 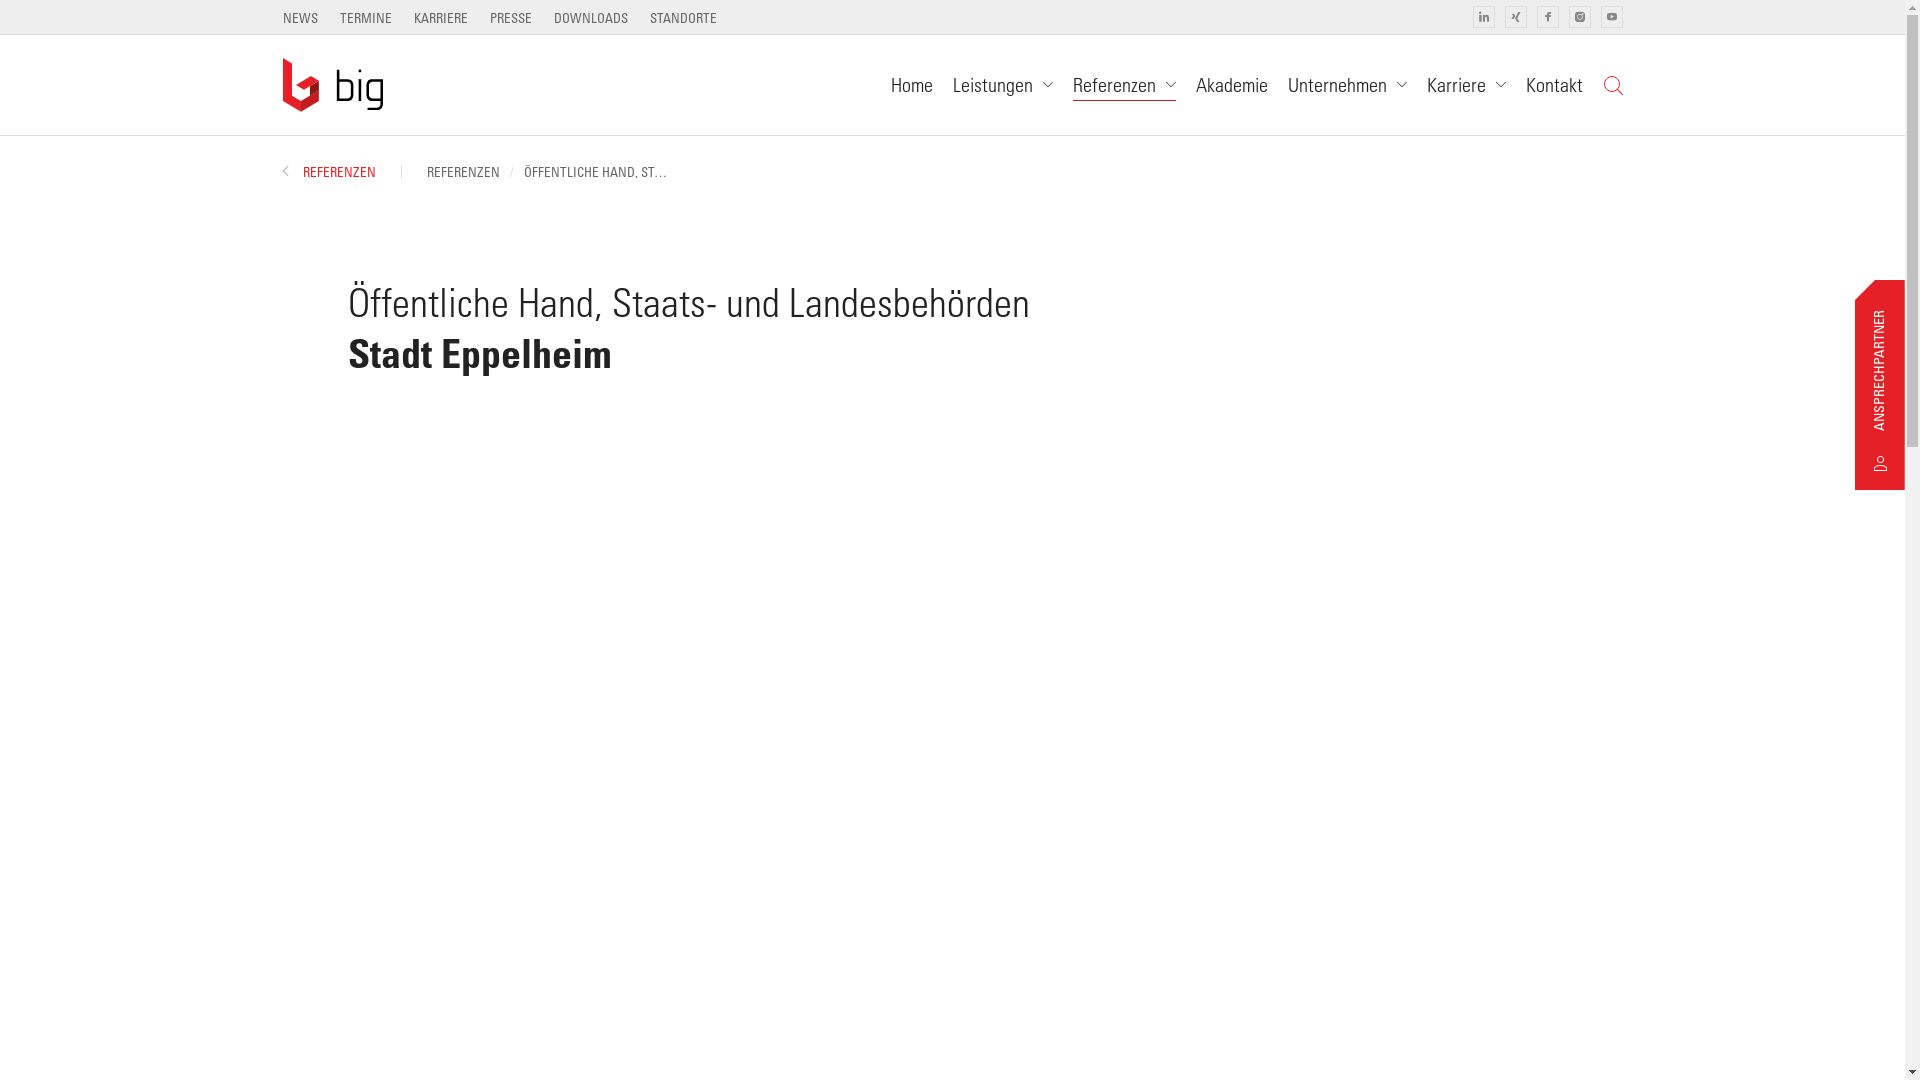 What do you see at coordinates (1612, 83) in the screenshot?
I see `'Suche'` at bounding box center [1612, 83].